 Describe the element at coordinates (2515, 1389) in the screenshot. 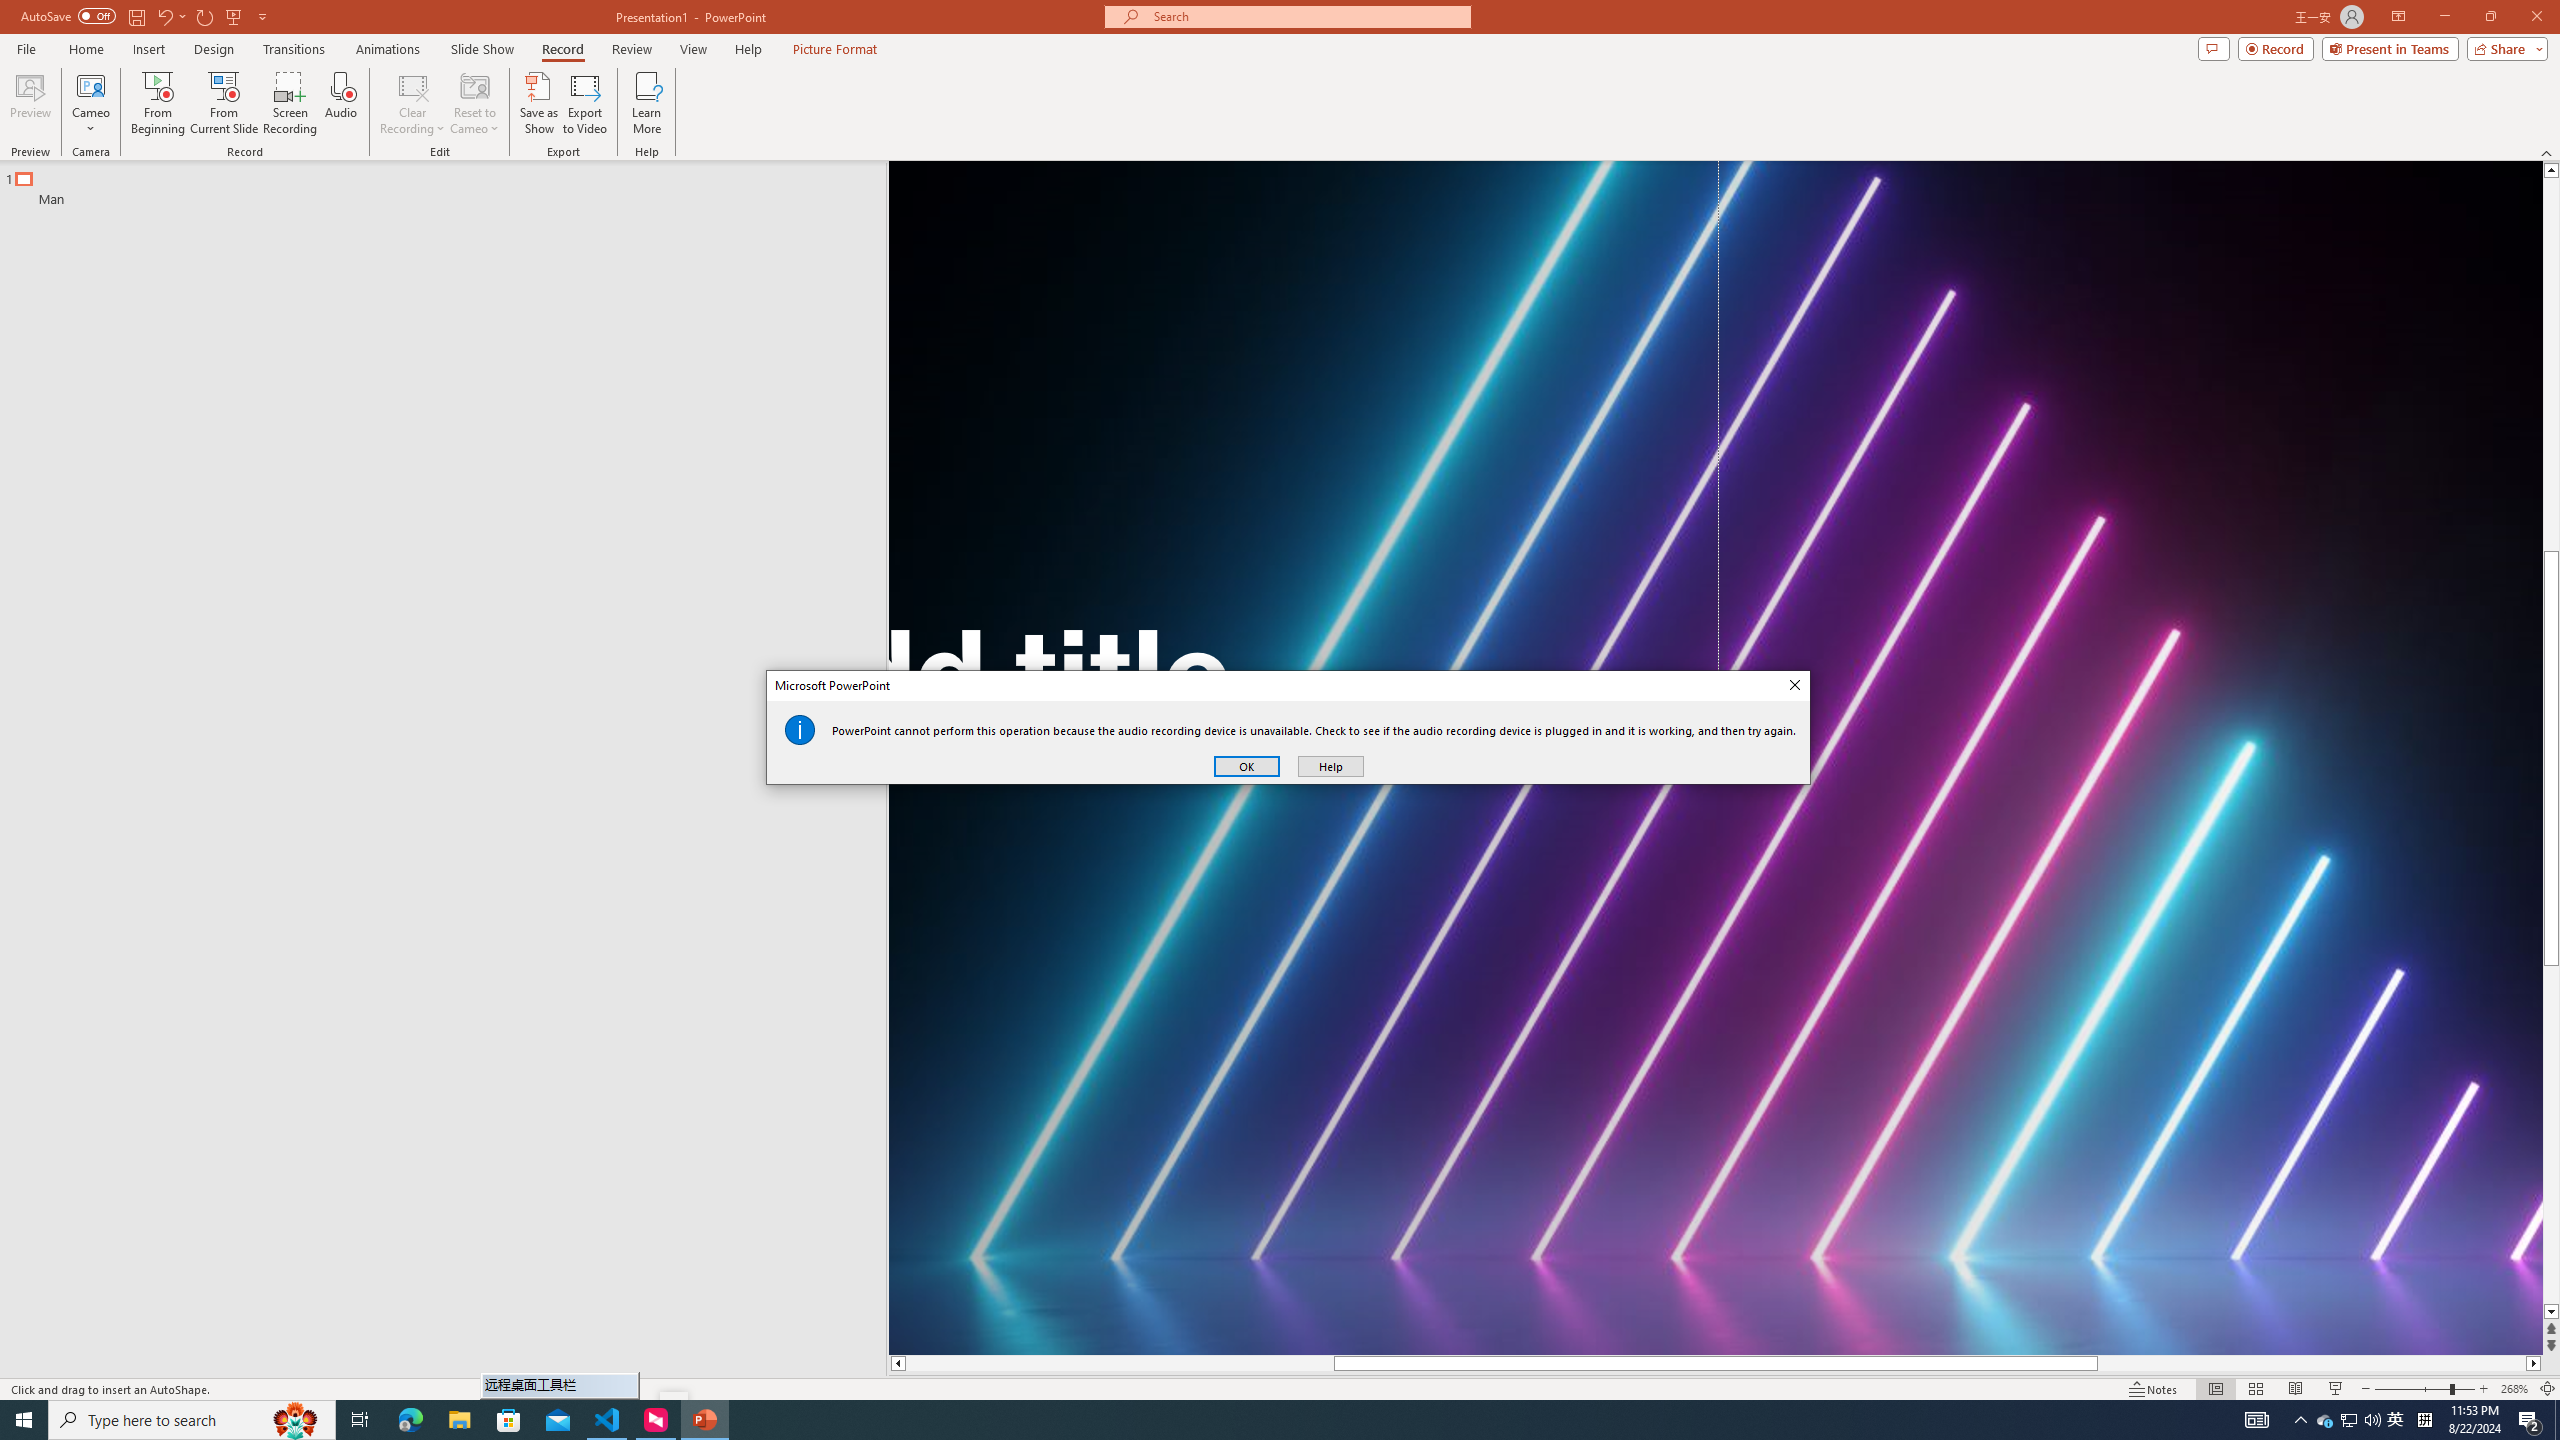

I see `'Zoom 268%'` at that location.